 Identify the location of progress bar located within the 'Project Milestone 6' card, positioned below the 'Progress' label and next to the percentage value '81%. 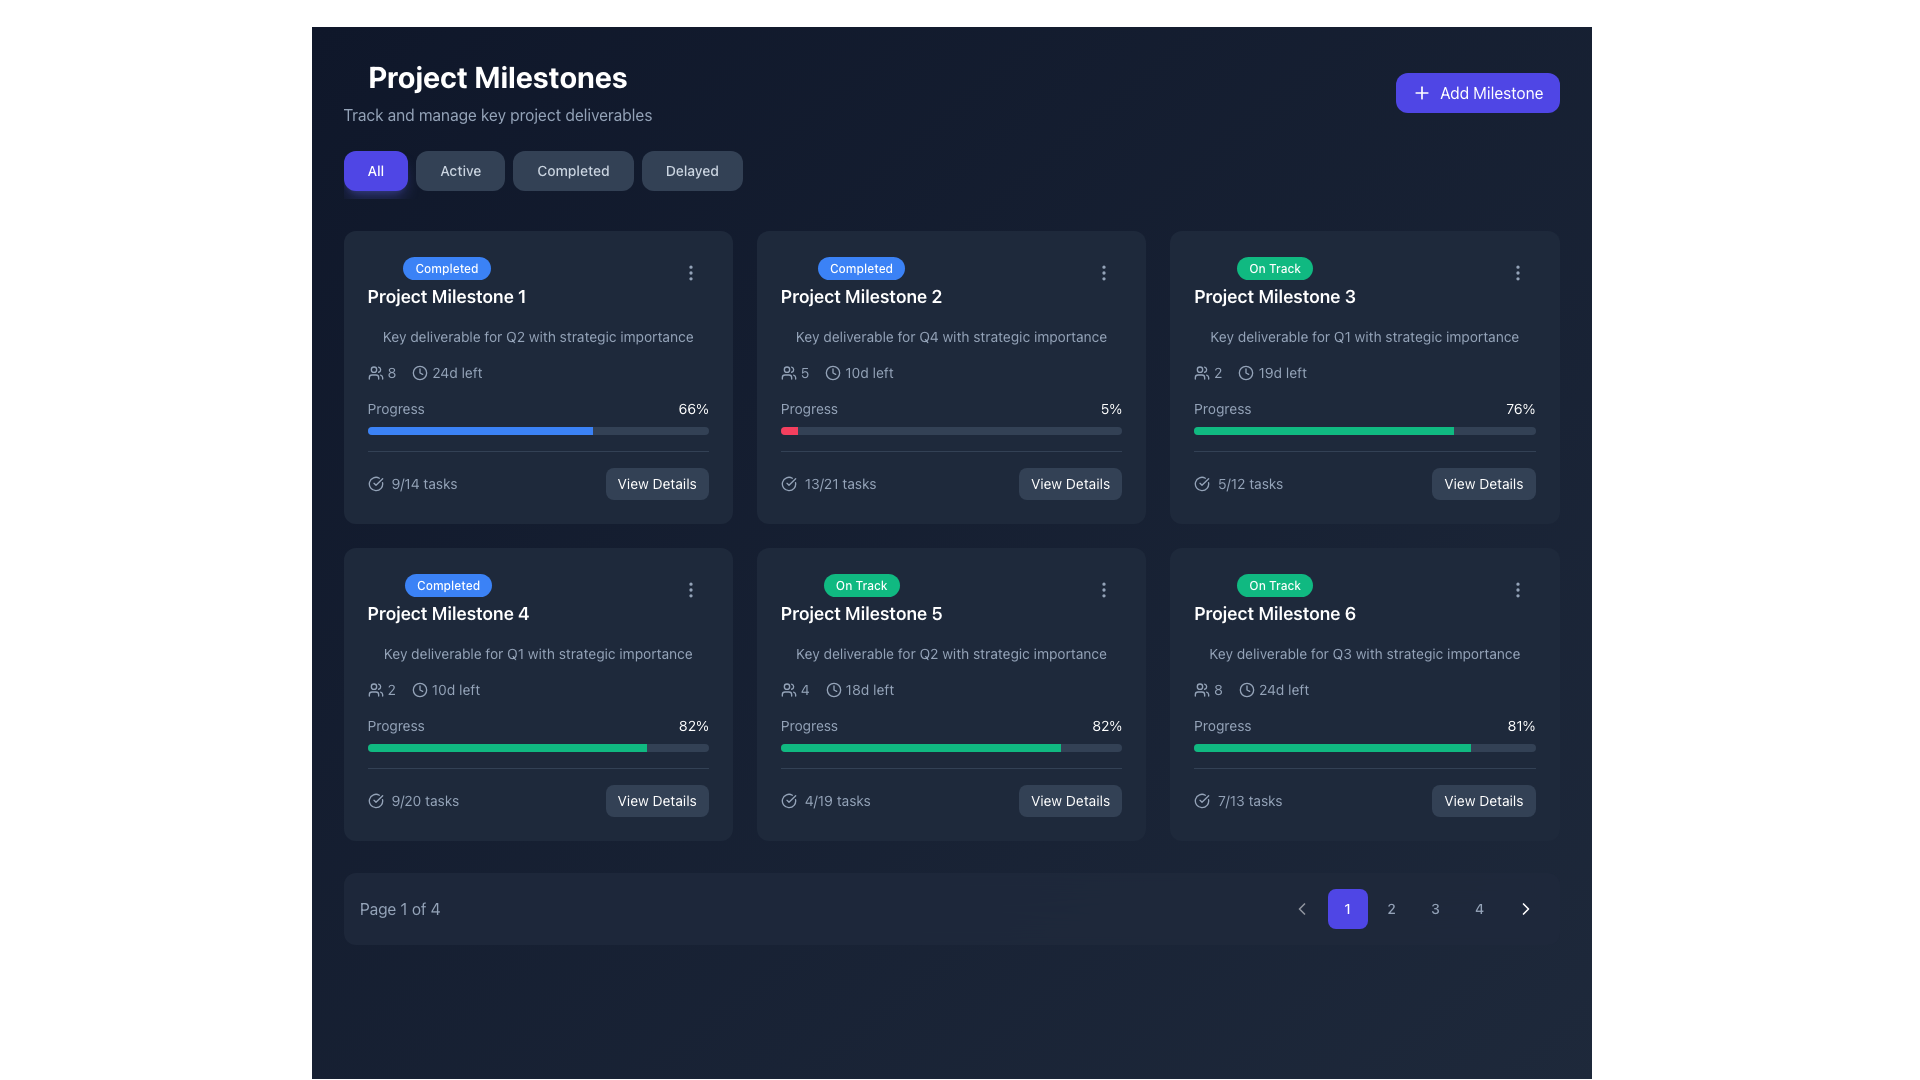
(1363, 748).